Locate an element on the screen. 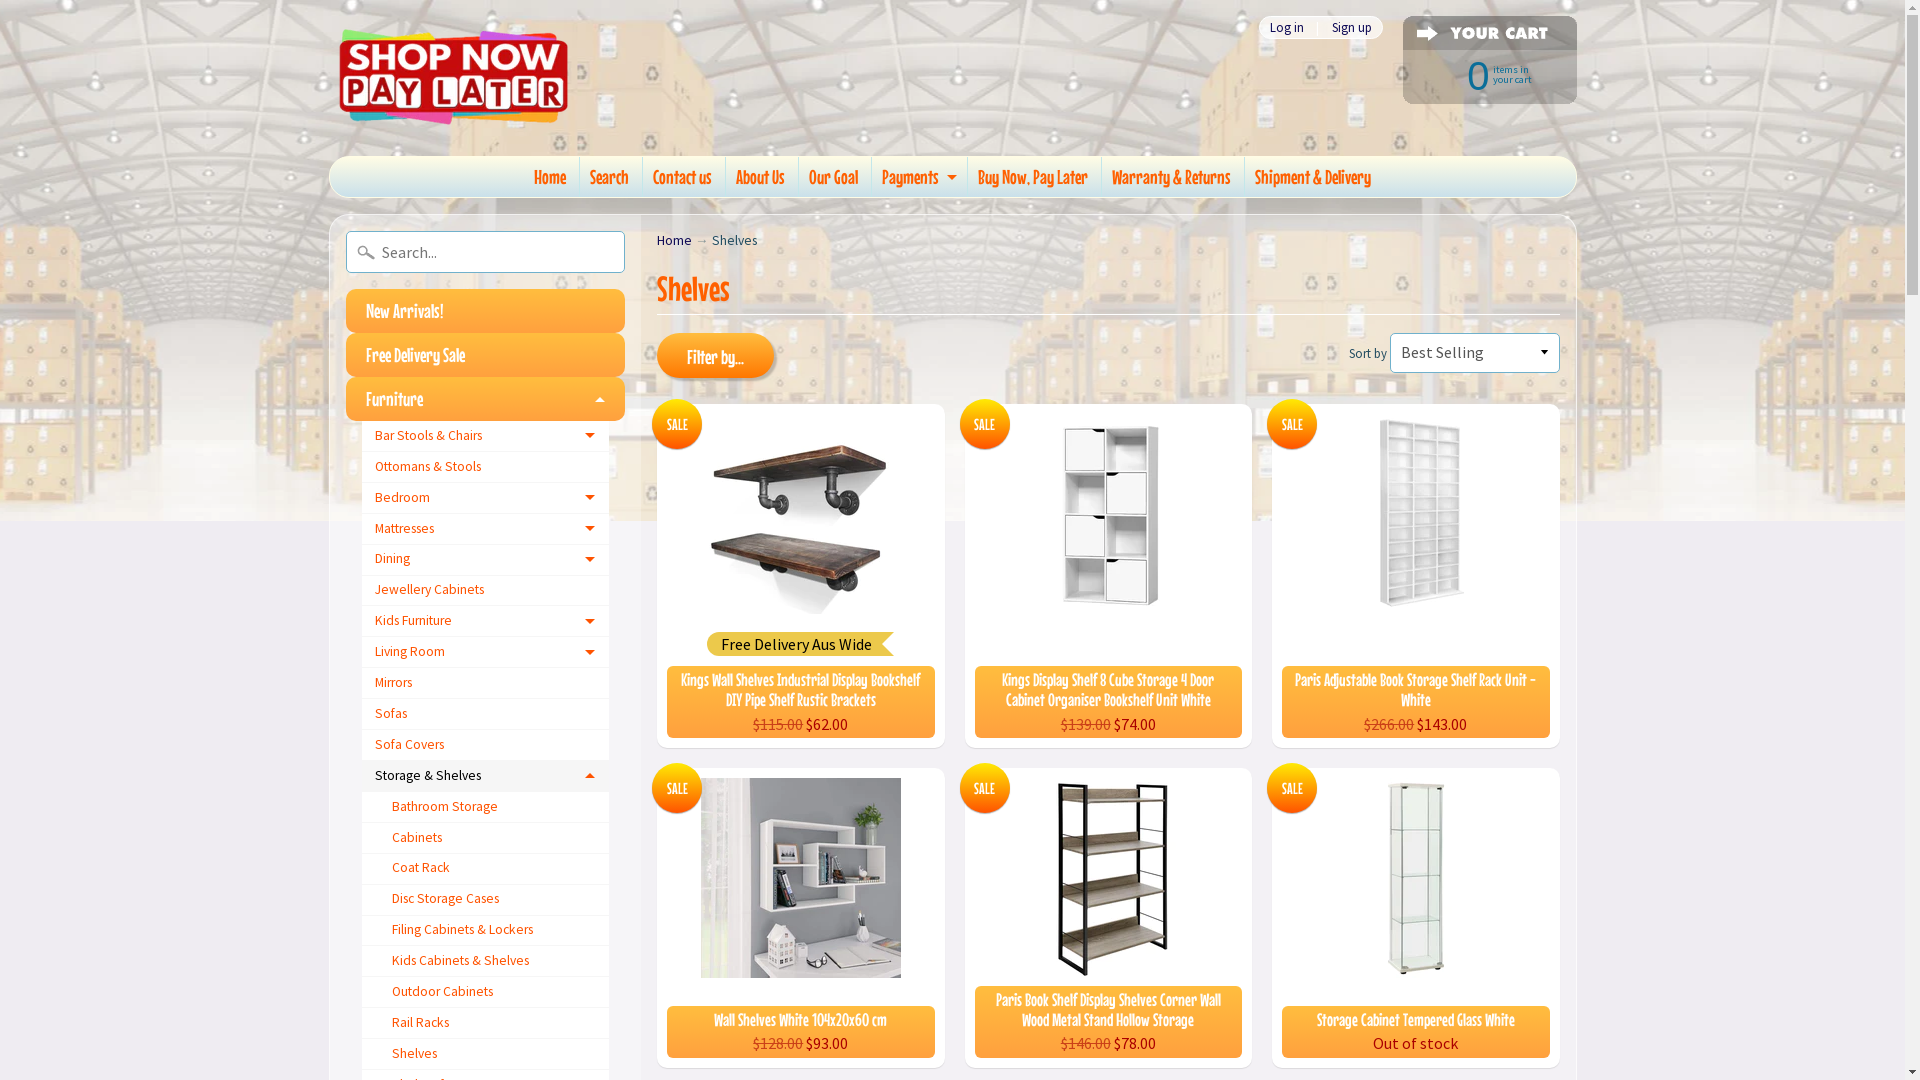 Image resolution: width=1920 pixels, height=1080 pixels. 'Rail Racks' is located at coordinates (361, 1023).